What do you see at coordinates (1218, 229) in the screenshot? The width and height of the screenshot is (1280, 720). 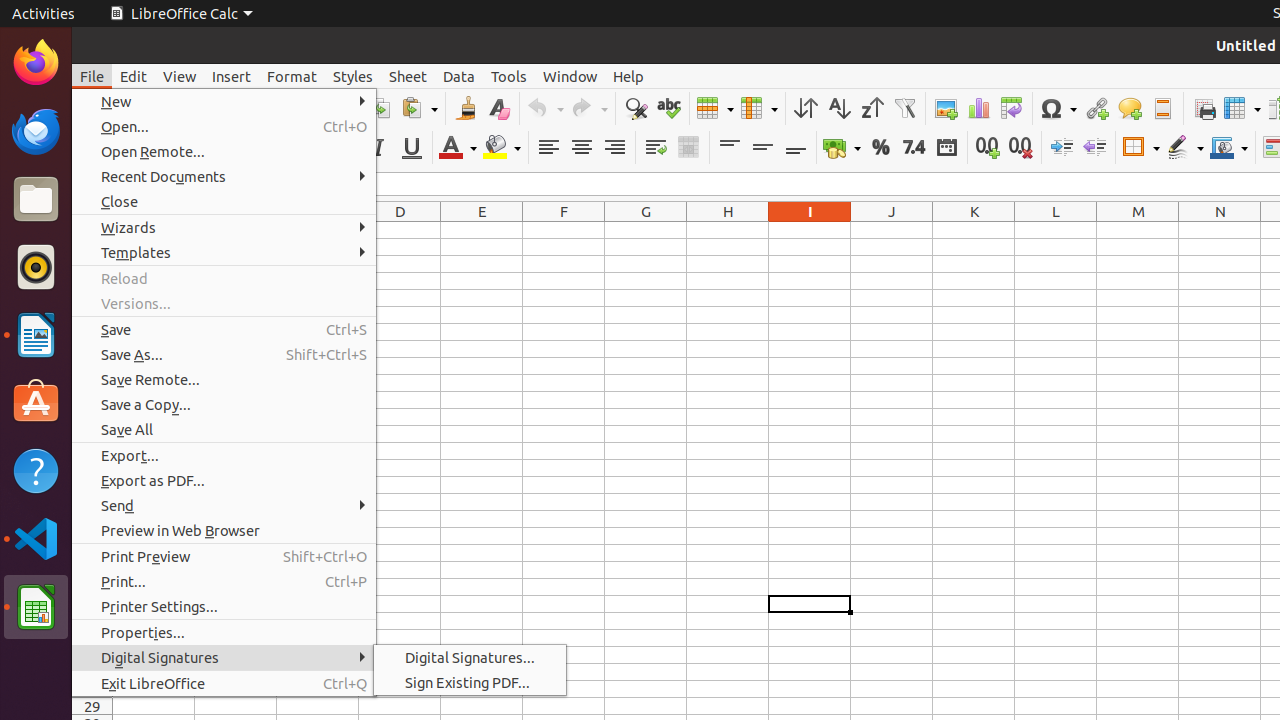 I see `'N1'` at bounding box center [1218, 229].